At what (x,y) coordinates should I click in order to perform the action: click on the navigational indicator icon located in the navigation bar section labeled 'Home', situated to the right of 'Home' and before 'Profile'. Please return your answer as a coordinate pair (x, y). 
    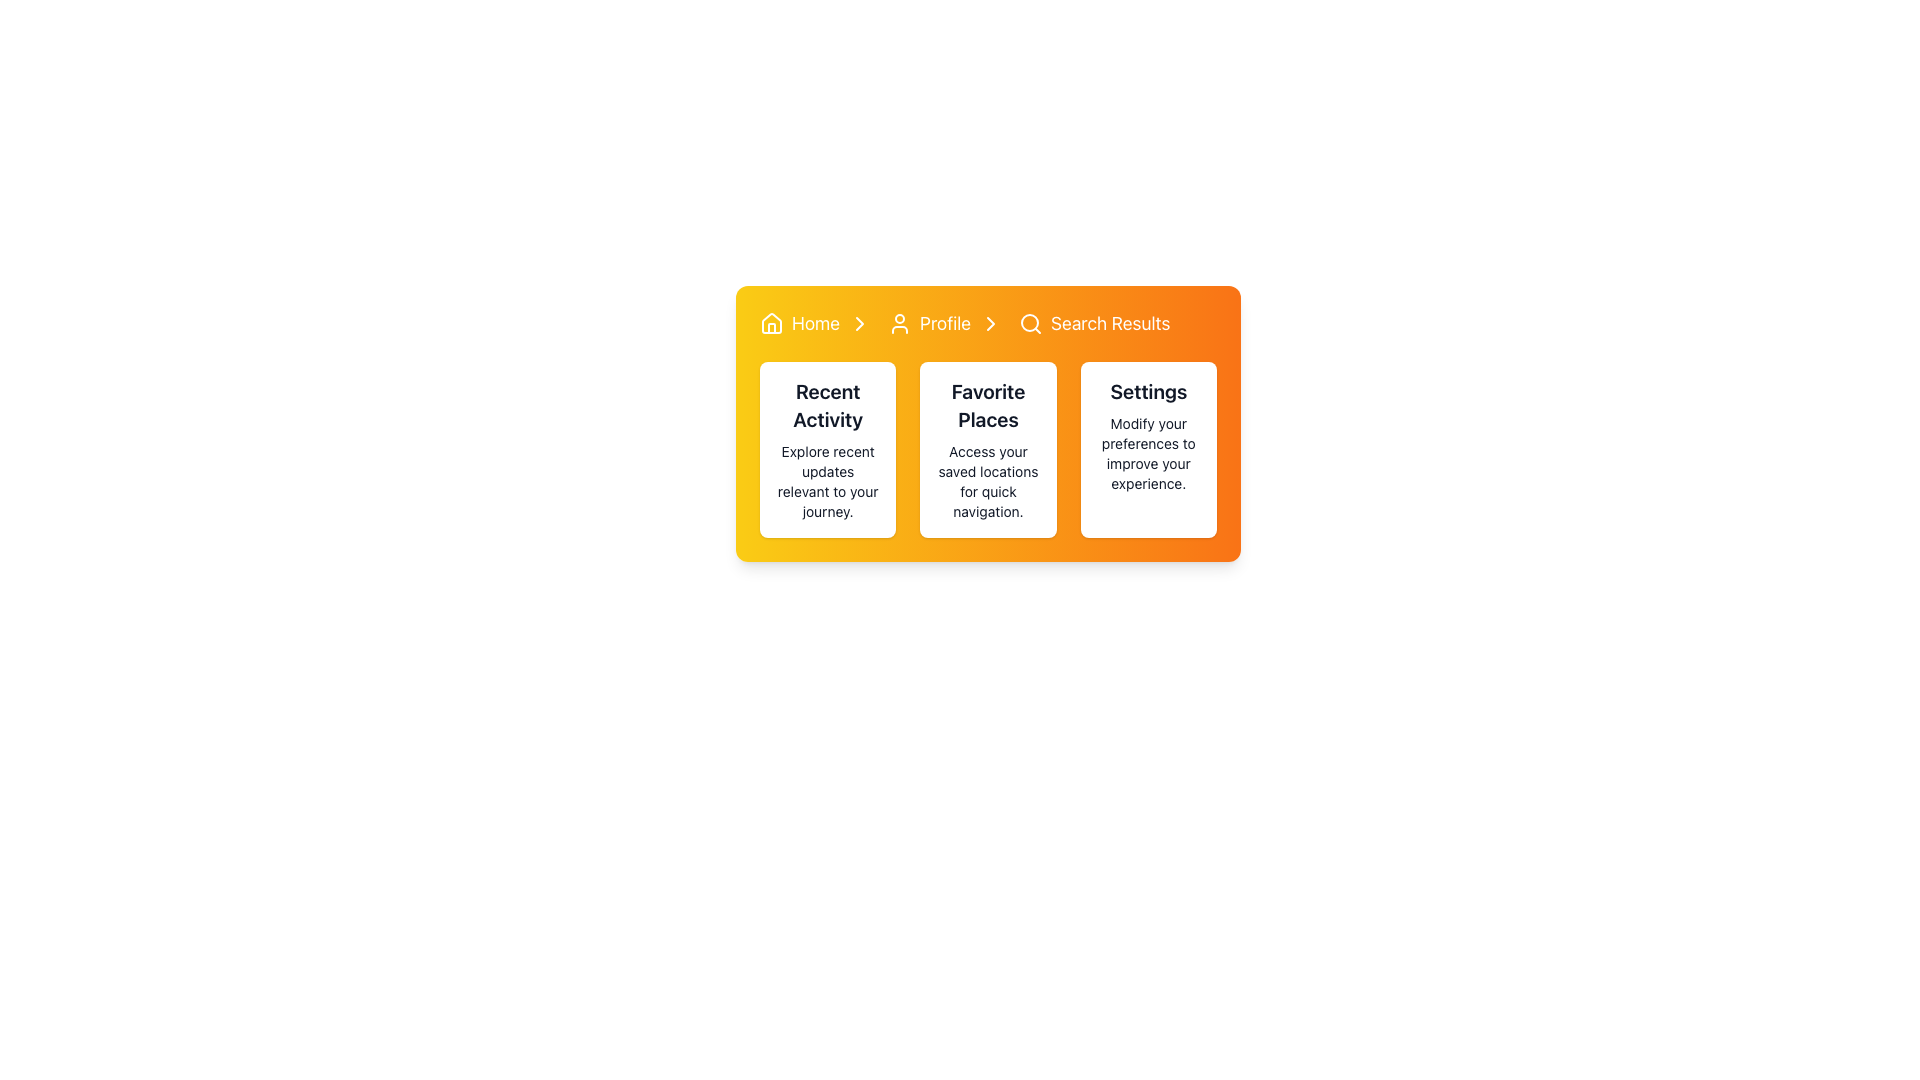
    Looking at the image, I should click on (859, 323).